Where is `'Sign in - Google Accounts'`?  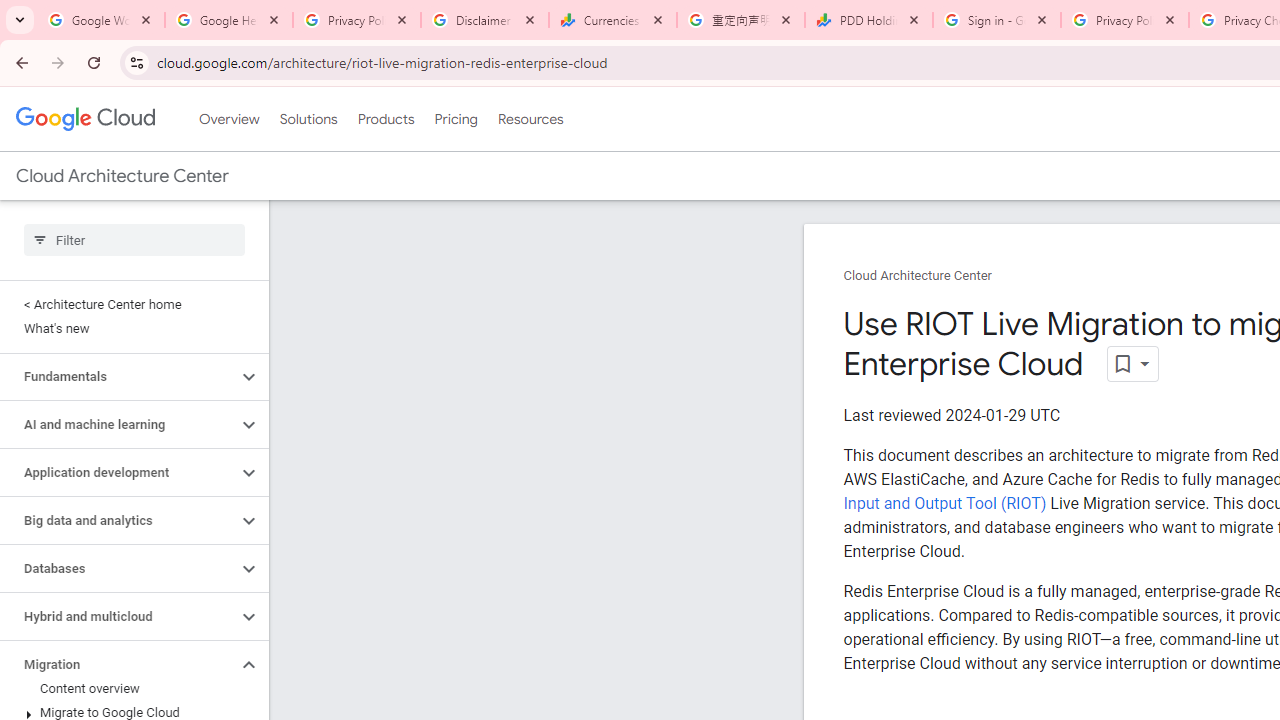 'Sign in - Google Accounts' is located at coordinates (997, 20).